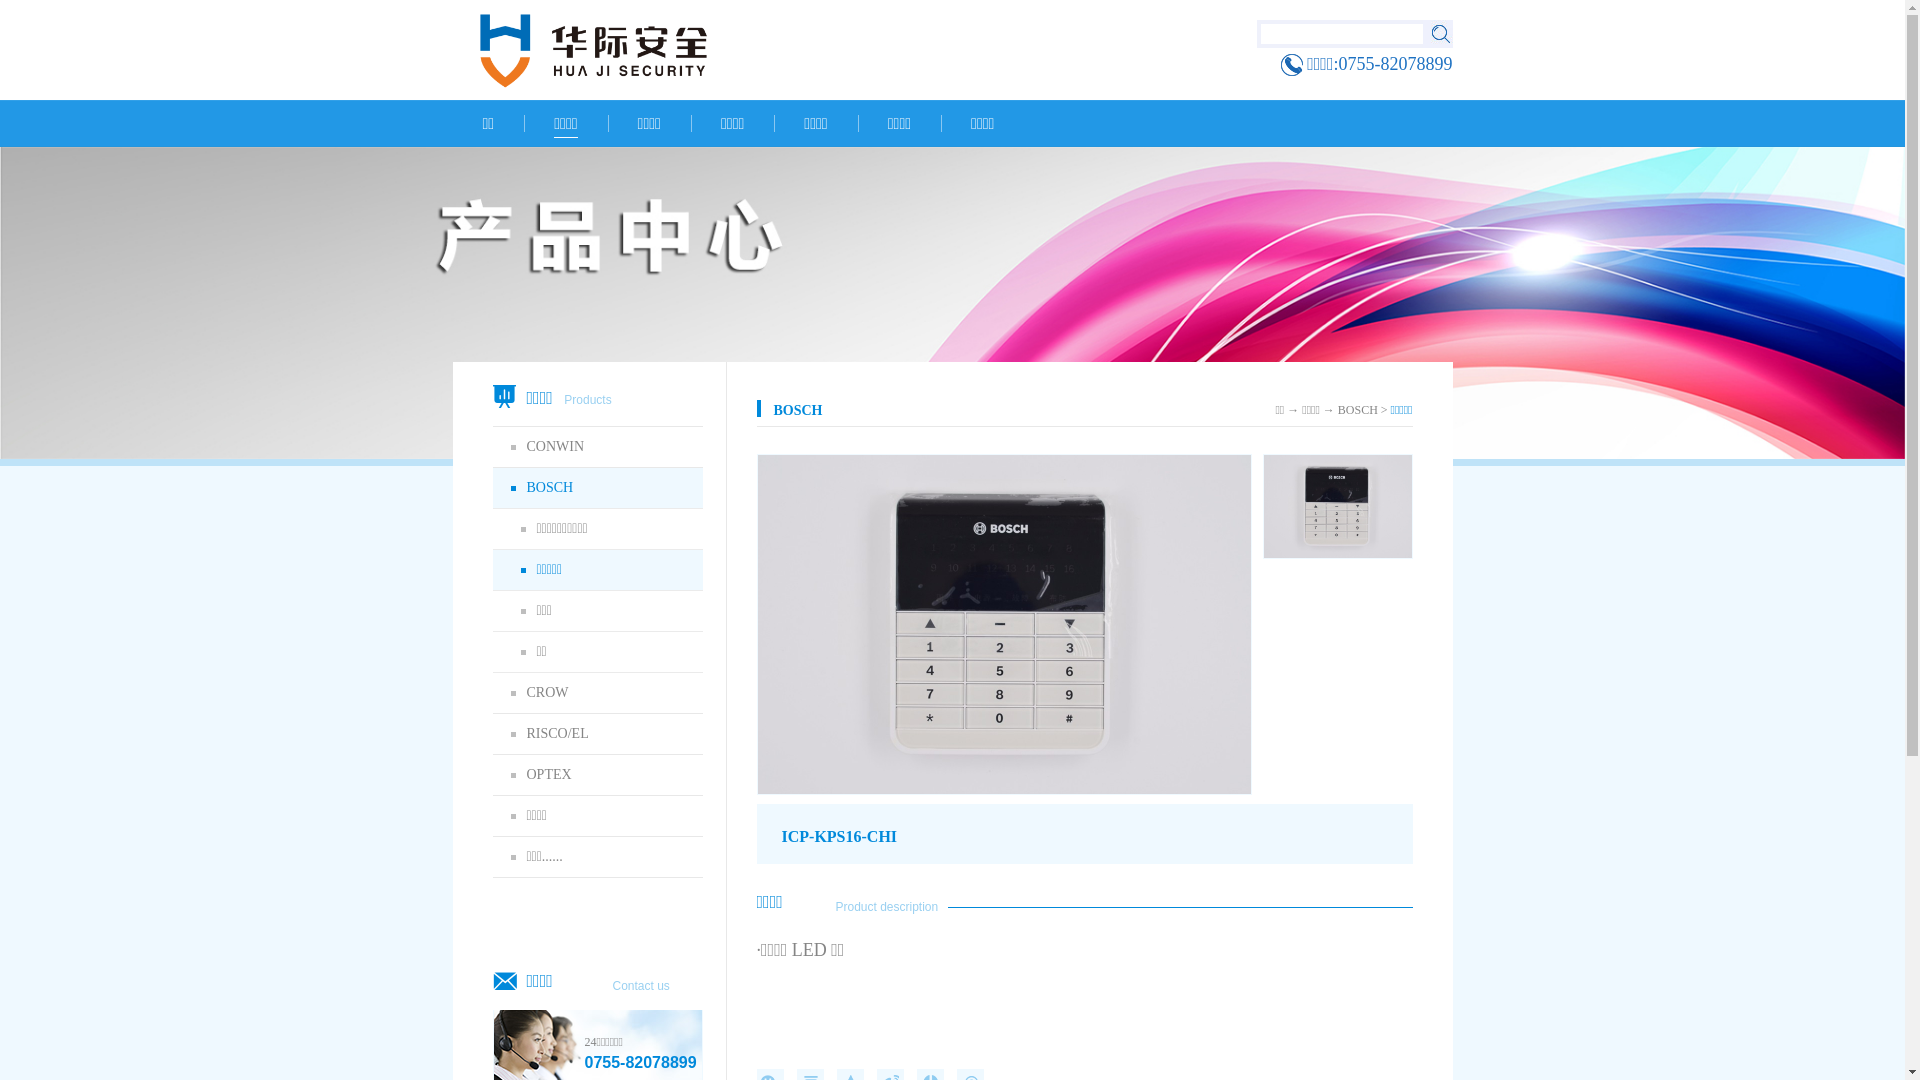 Image resolution: width=1920 pixels, height=1080 pixels. I want to click on 'CROW', so click(595, 692).